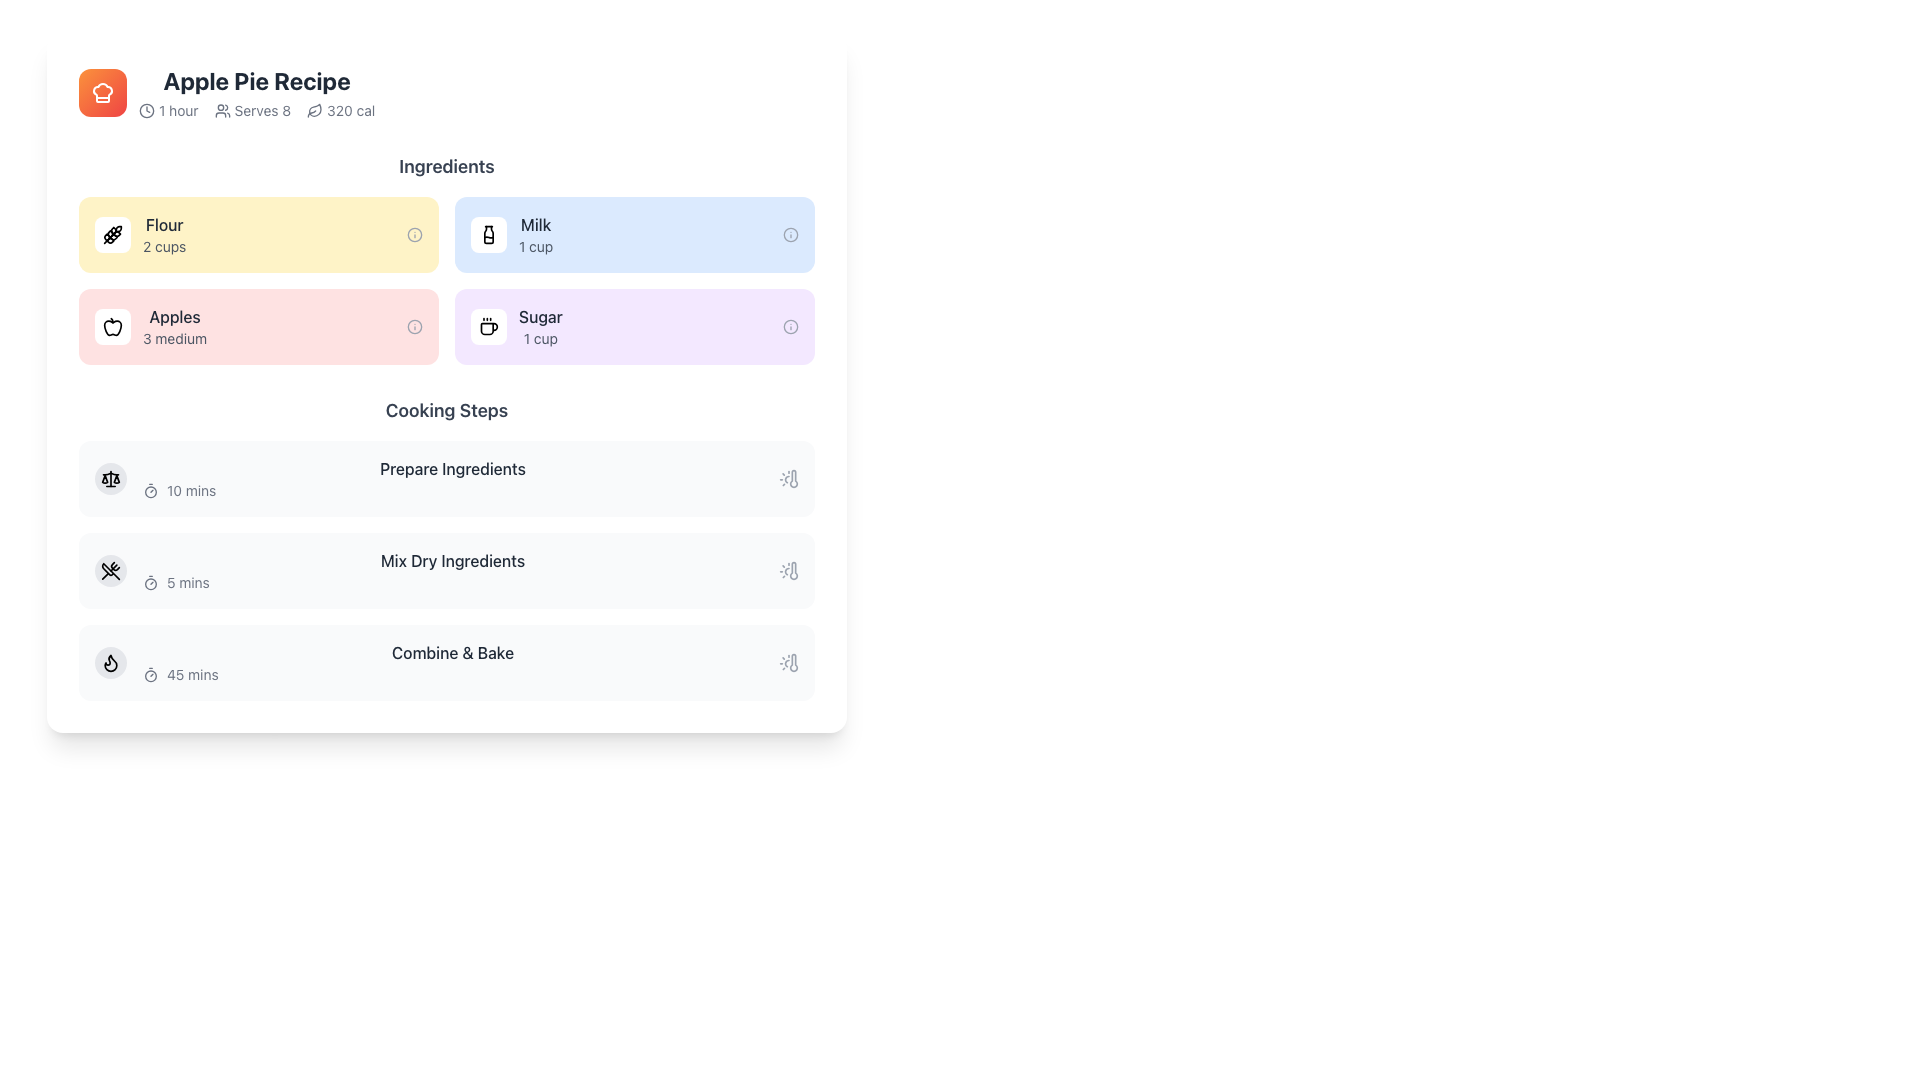  I want to click on the 'Milk' ingredient icon located in the second row of the 'Ingredients' section, which is represented by a light blue rounded rectangle labeled 'Milk 1 cup', so click(489, 234).